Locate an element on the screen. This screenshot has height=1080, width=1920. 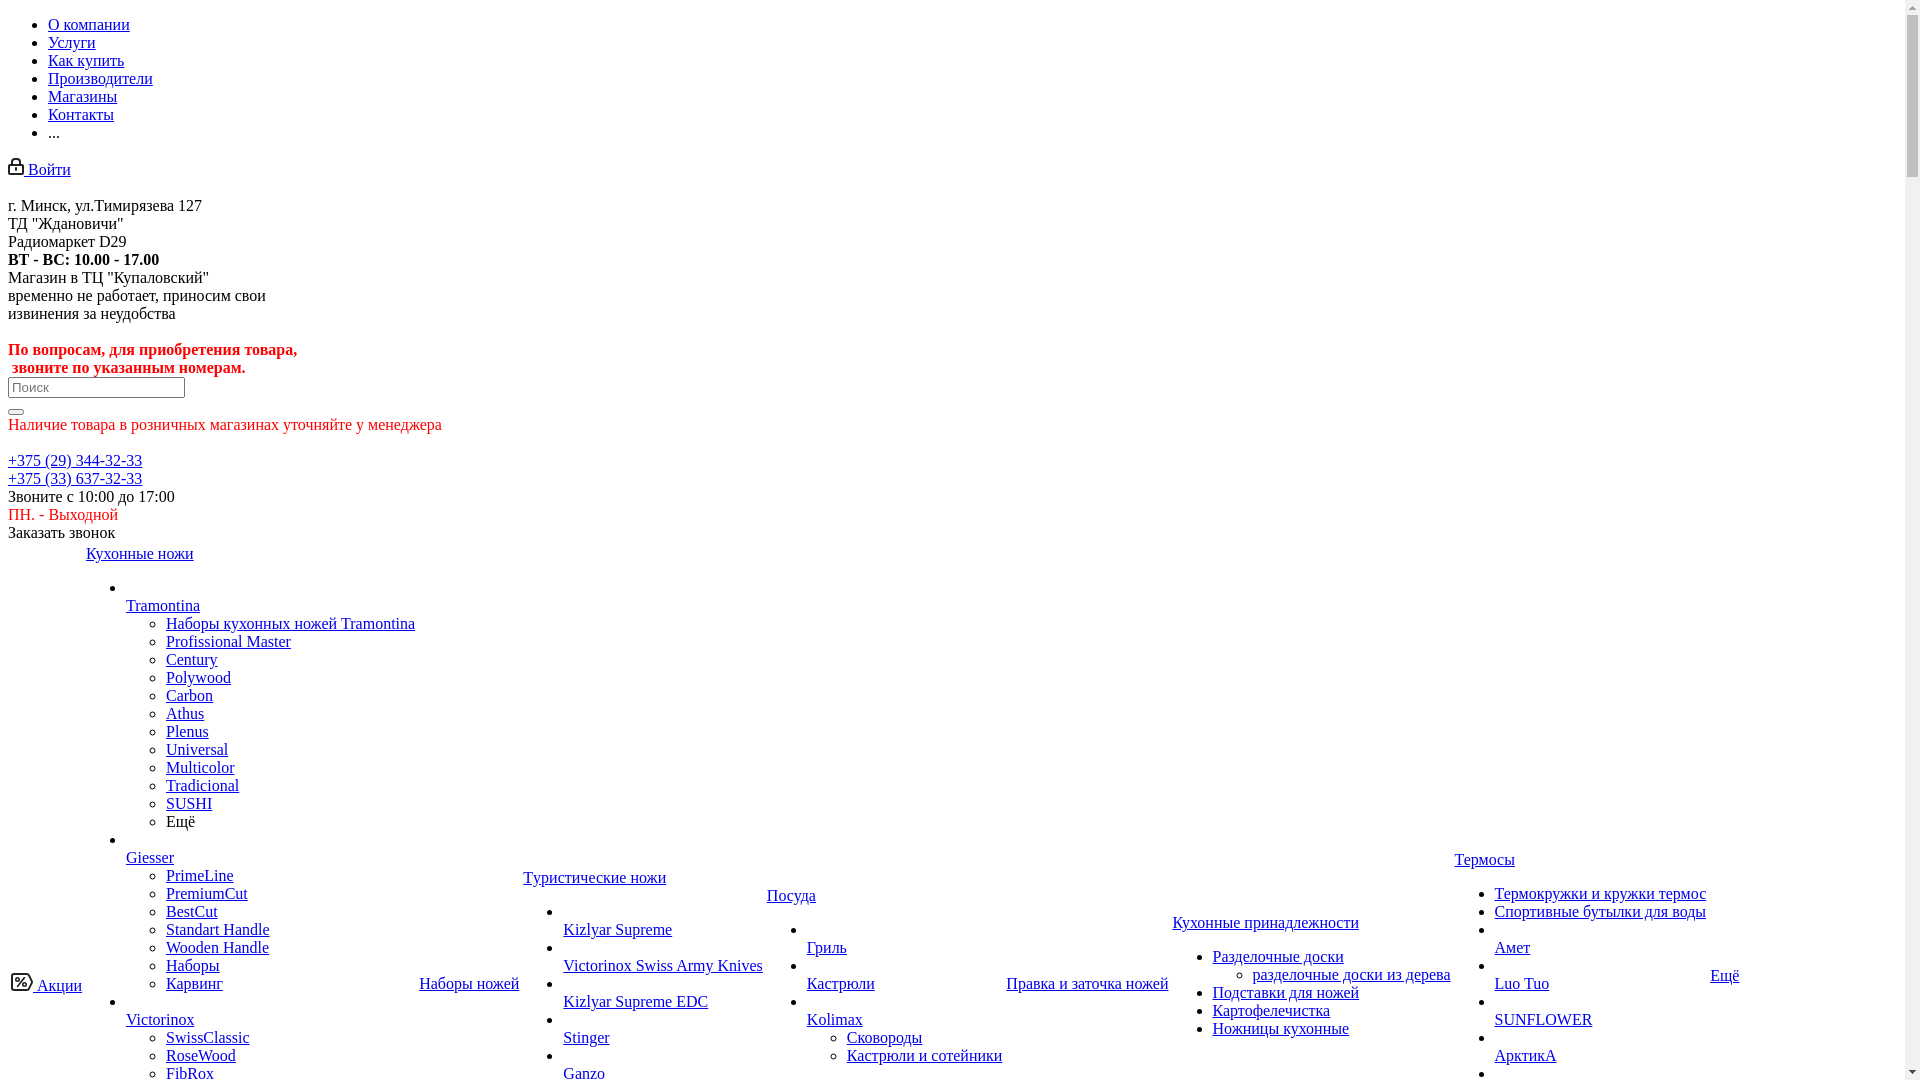
'Victorinox' is located at coordinates (125, 1006).